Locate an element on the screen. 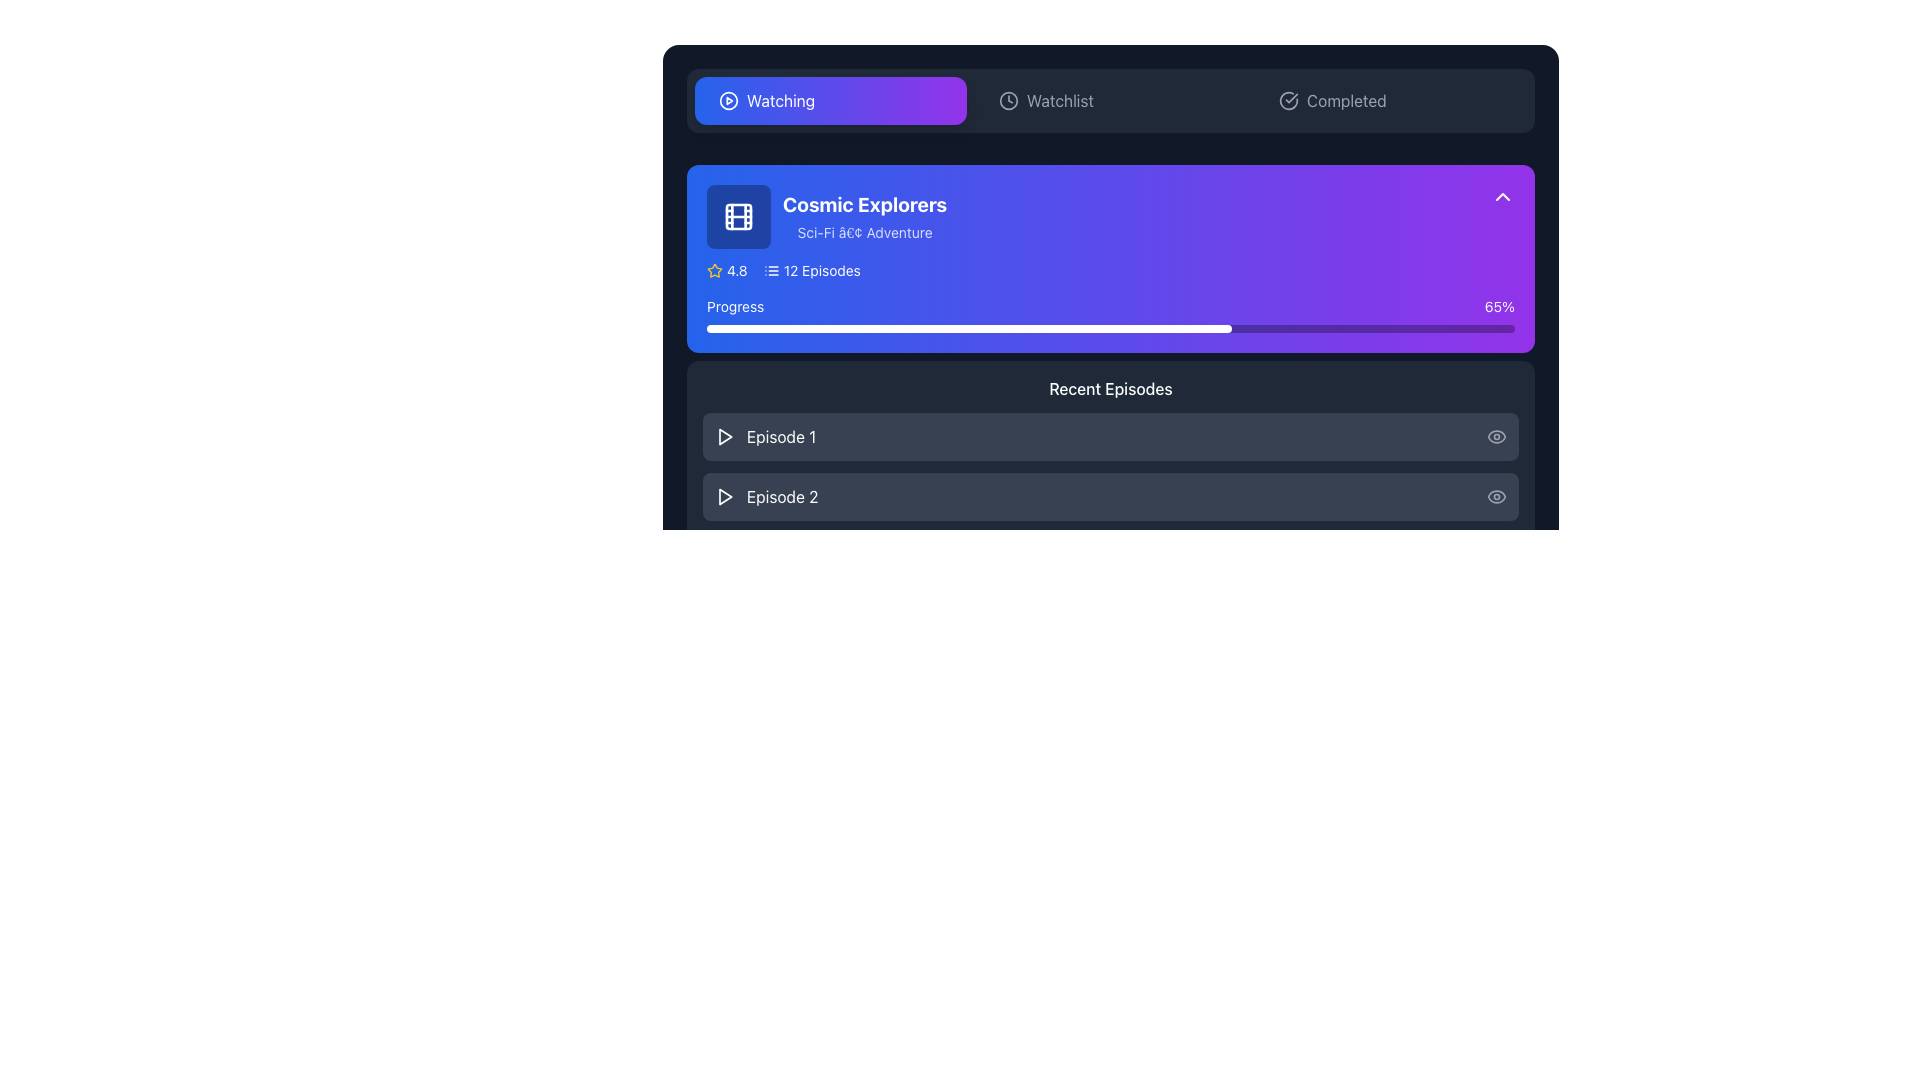  the star icon representing the rating, located to the left of the rating text '4.8' is located at coordinates (715, 270).